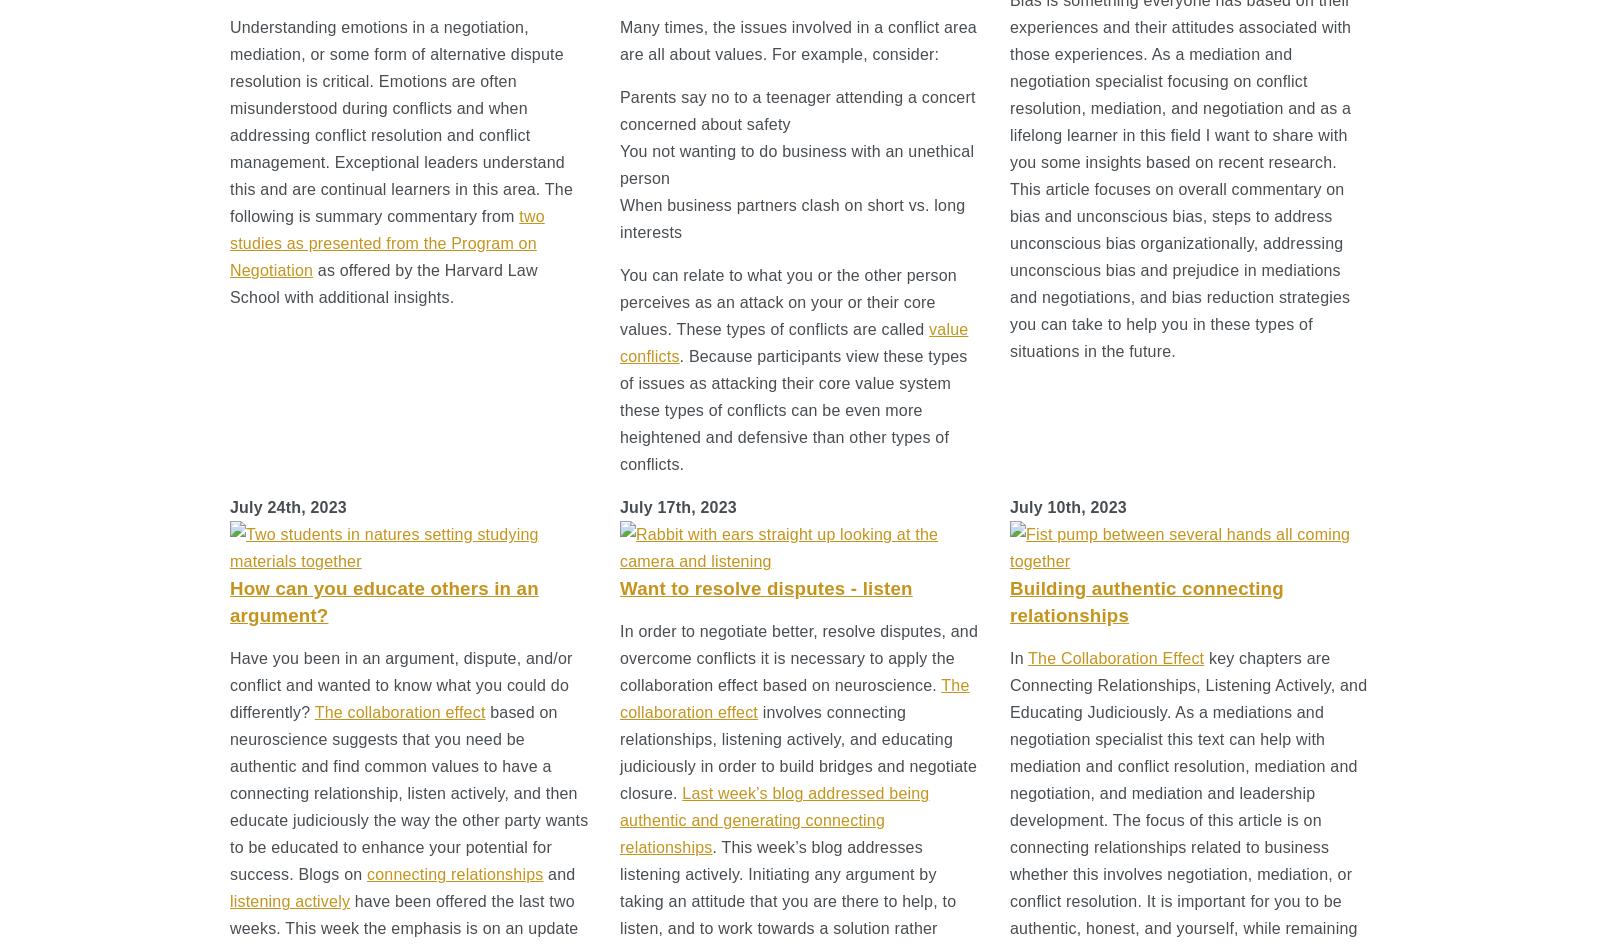  Describe the element at coordinates (288, 507) in the screenshot. I see `'July 24th, 2023'` at that location.